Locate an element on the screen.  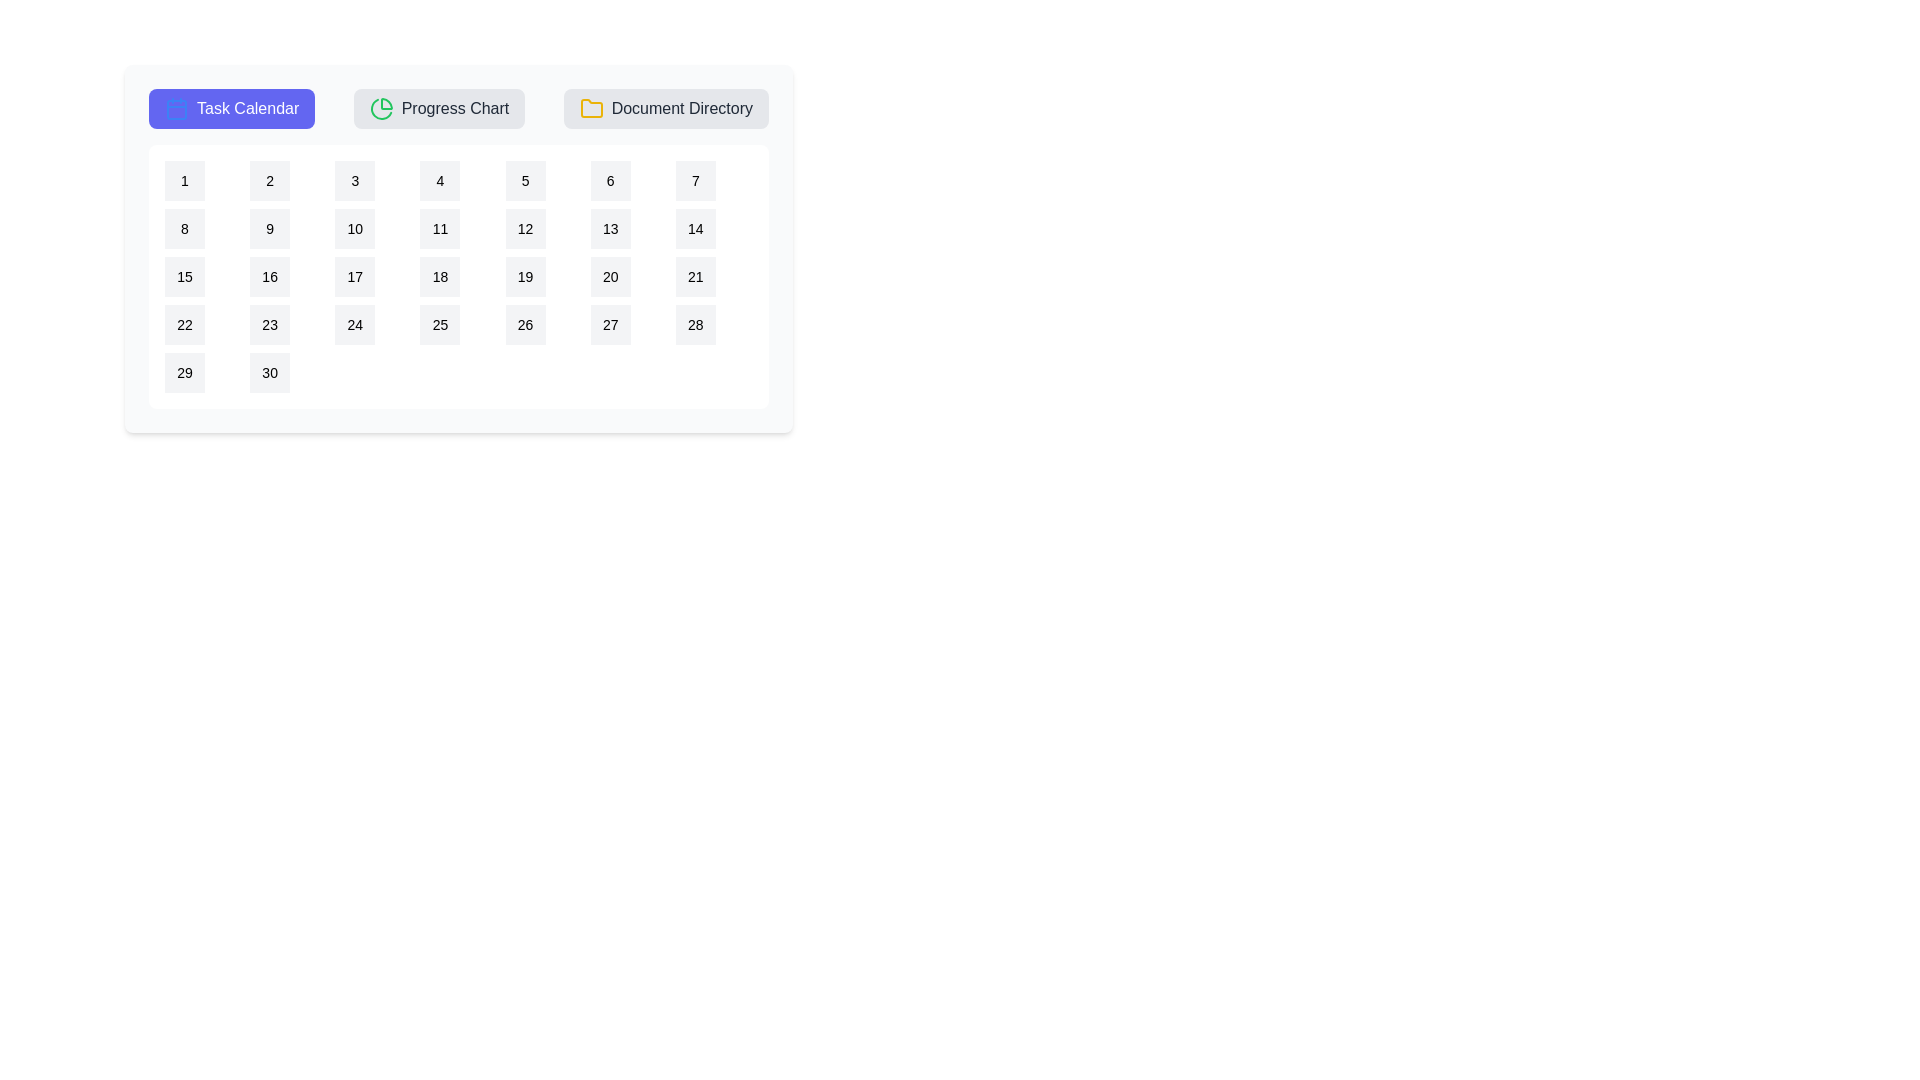
the calendar date 5 is located at coordinates (524, 181).